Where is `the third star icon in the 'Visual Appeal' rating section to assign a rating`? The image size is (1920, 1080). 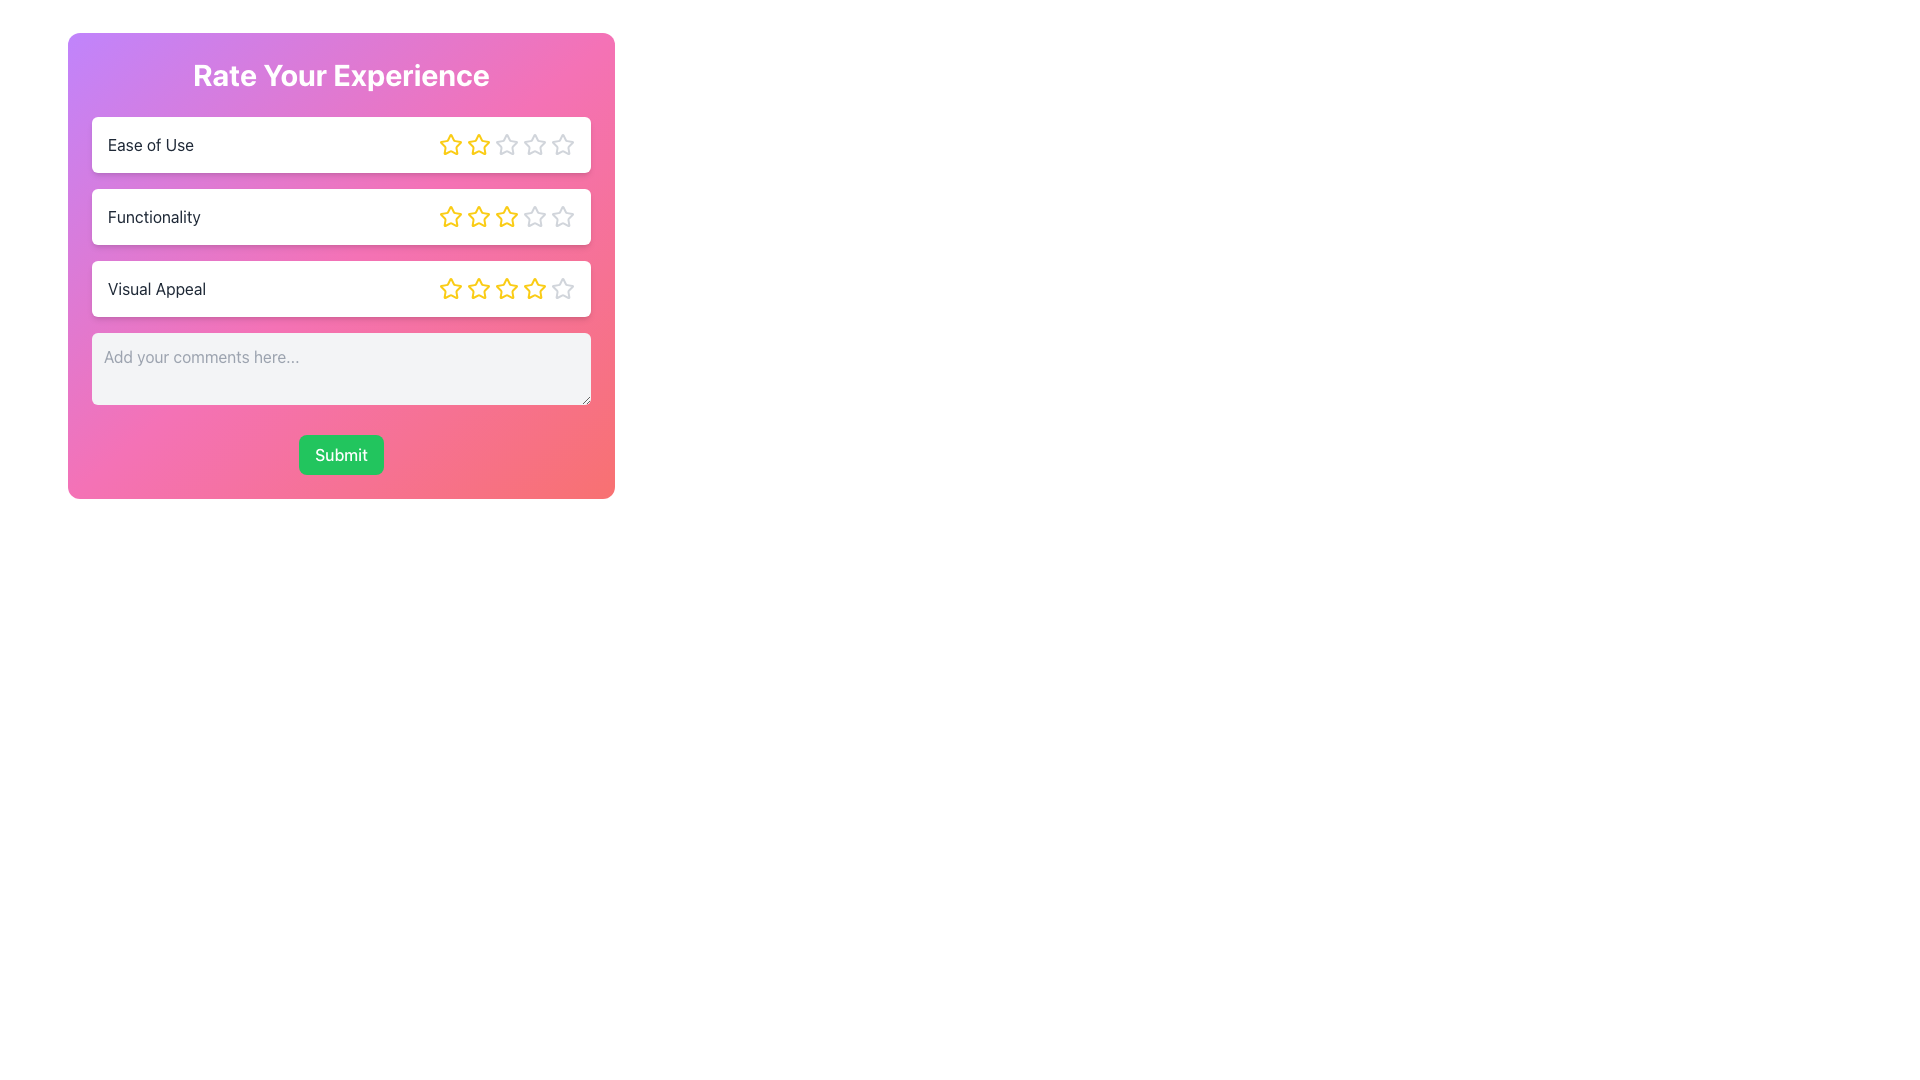 the third star icon in the 'Visual Appeal' rating section to assign a rating is located at coordinates (507, 289).